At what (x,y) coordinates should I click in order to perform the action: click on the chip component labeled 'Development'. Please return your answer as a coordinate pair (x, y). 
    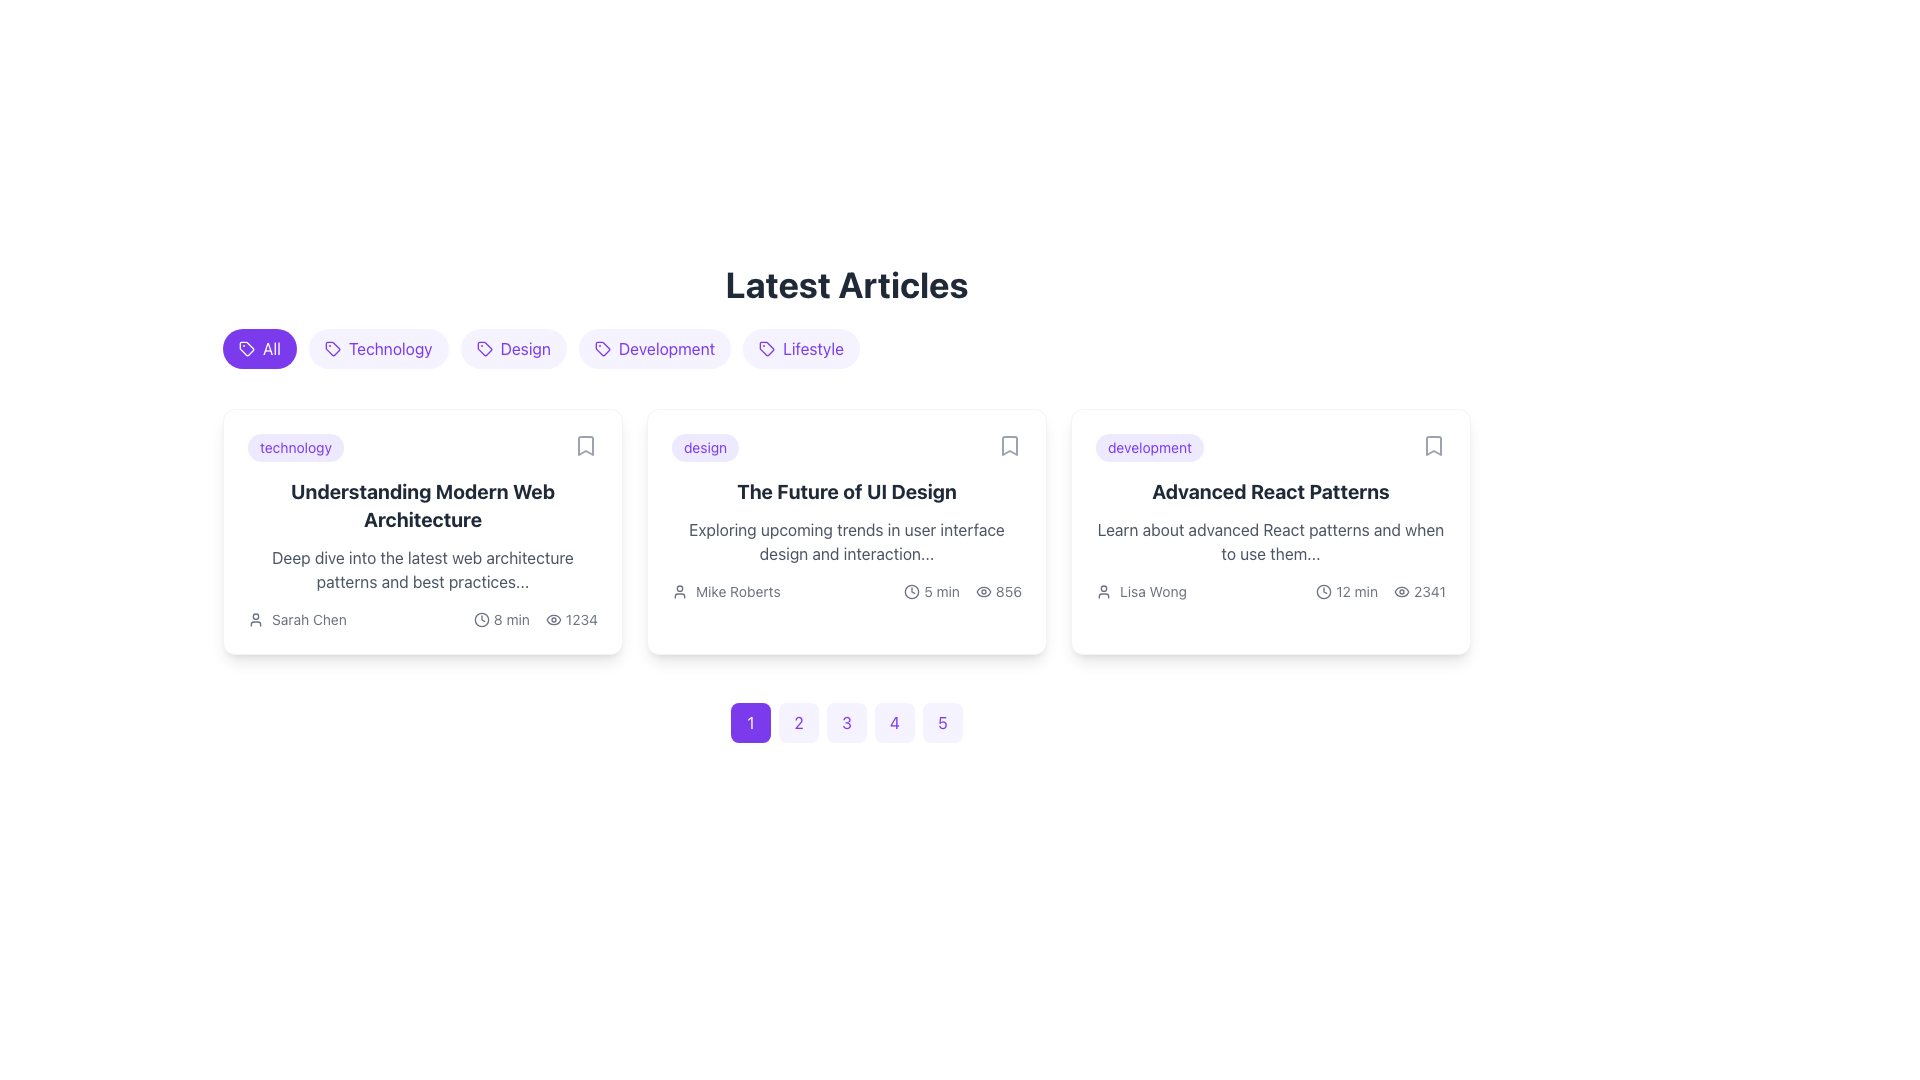
    Looking at the image, I should click on (655, 347).